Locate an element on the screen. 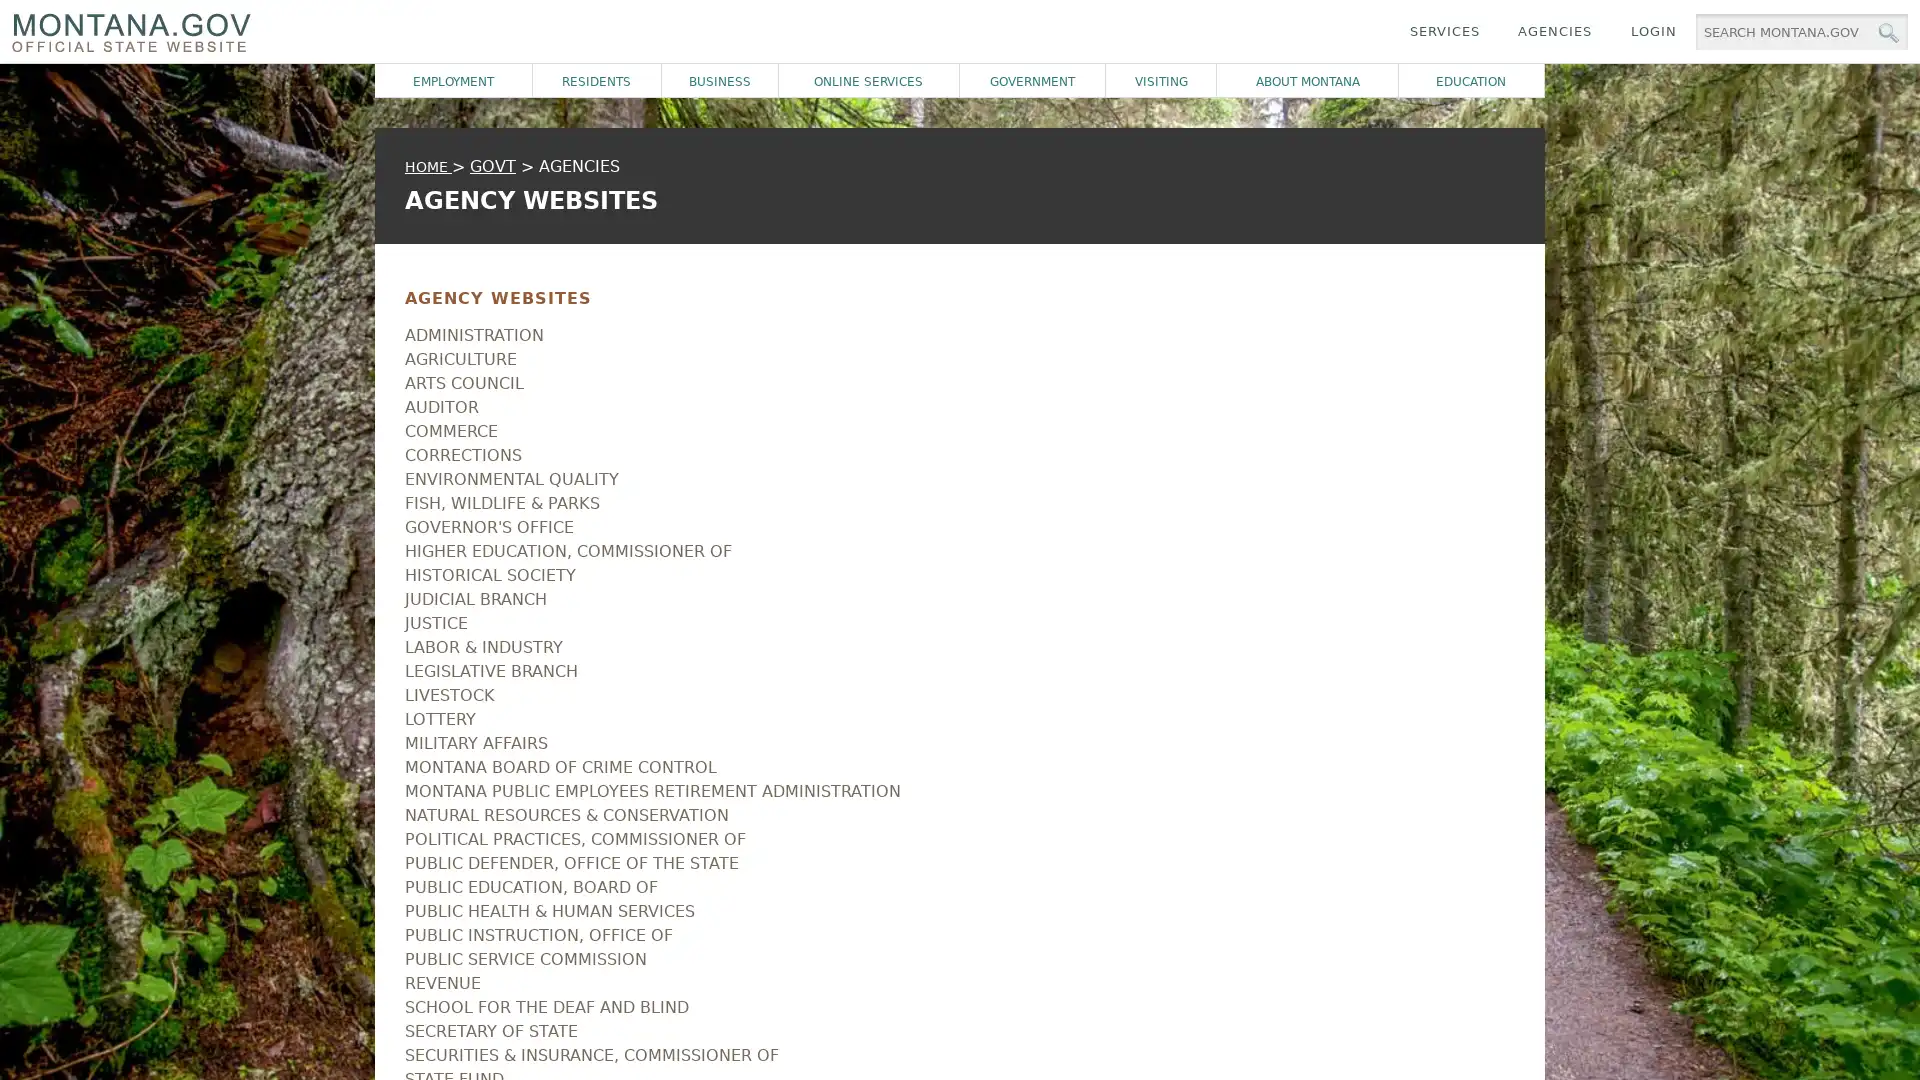 The height and width of the screenshot is (1080, 1920). MT.gov Search Button is located at coordinates (1886, 33).